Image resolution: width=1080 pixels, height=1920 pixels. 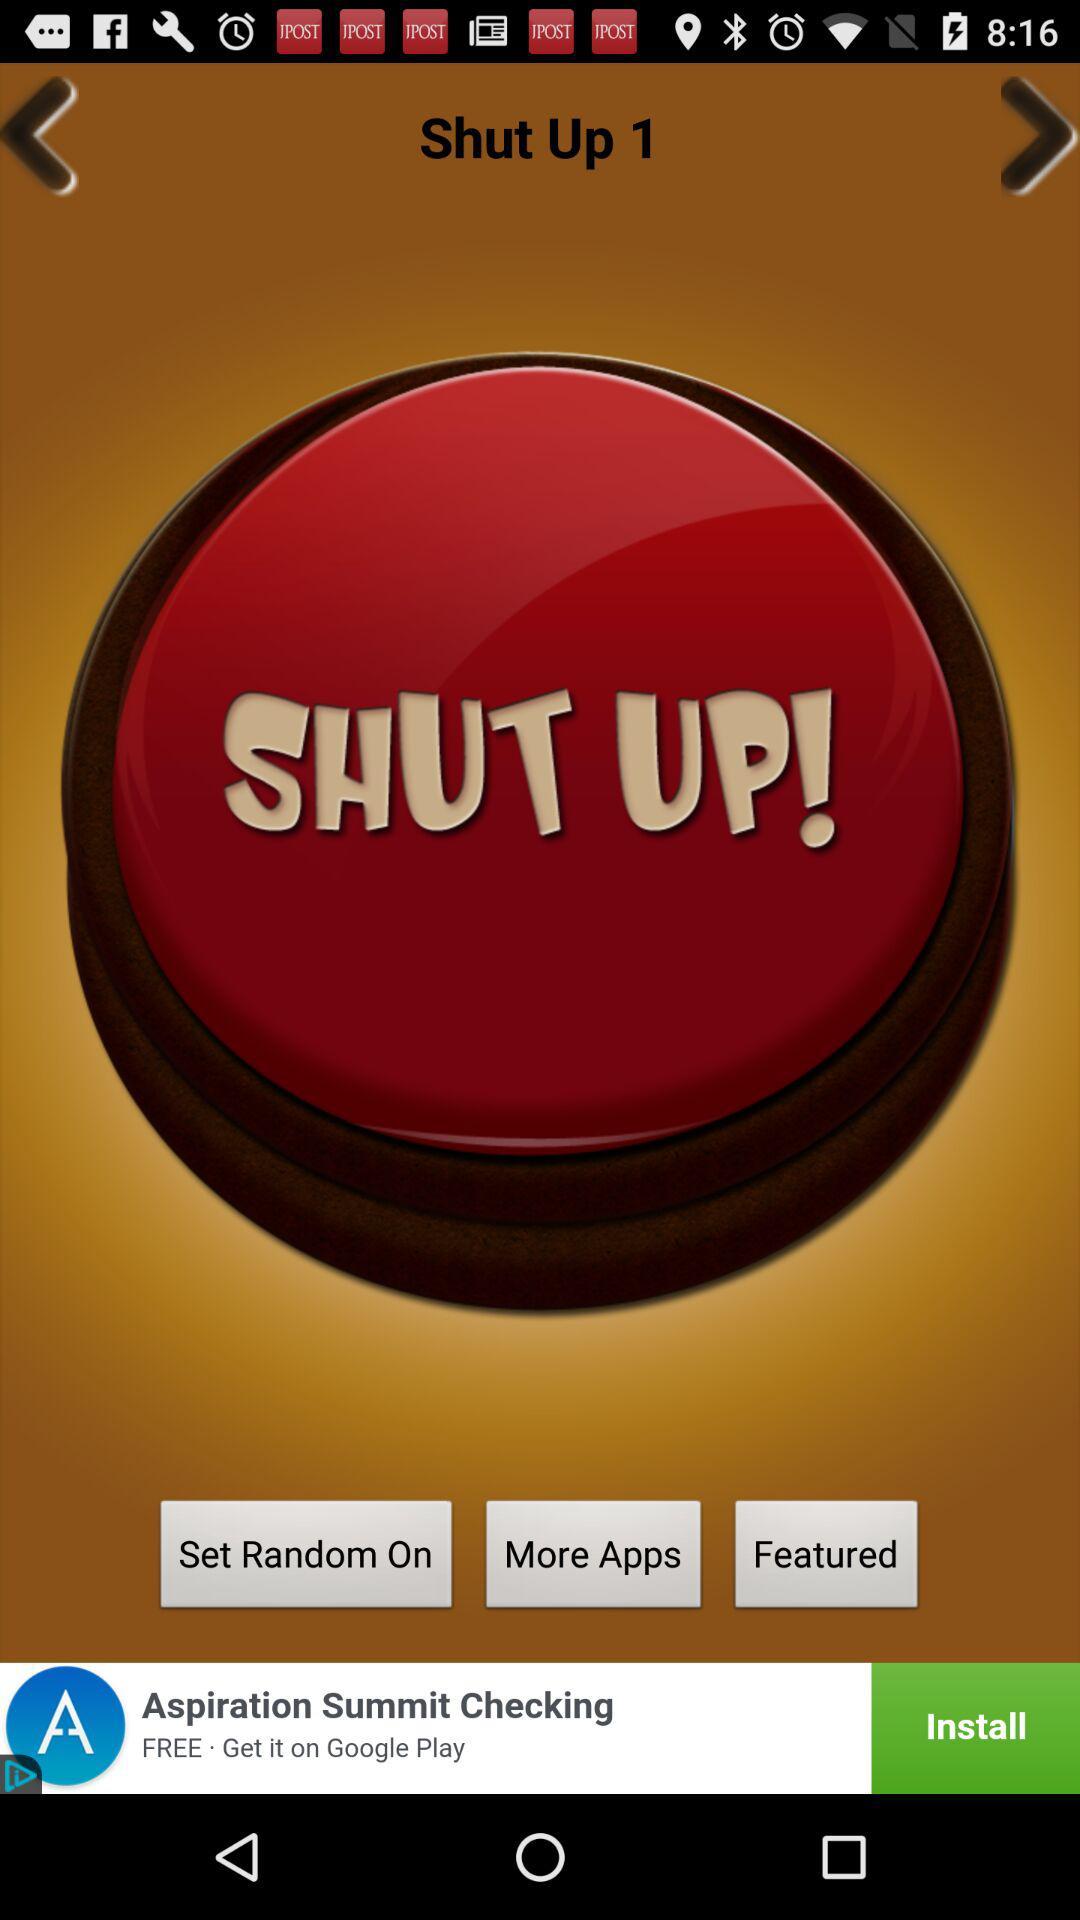 What do you see at coordinates (826, 1559) in the screenshot?
I see `featured button` at bounding box center [826, 1559].